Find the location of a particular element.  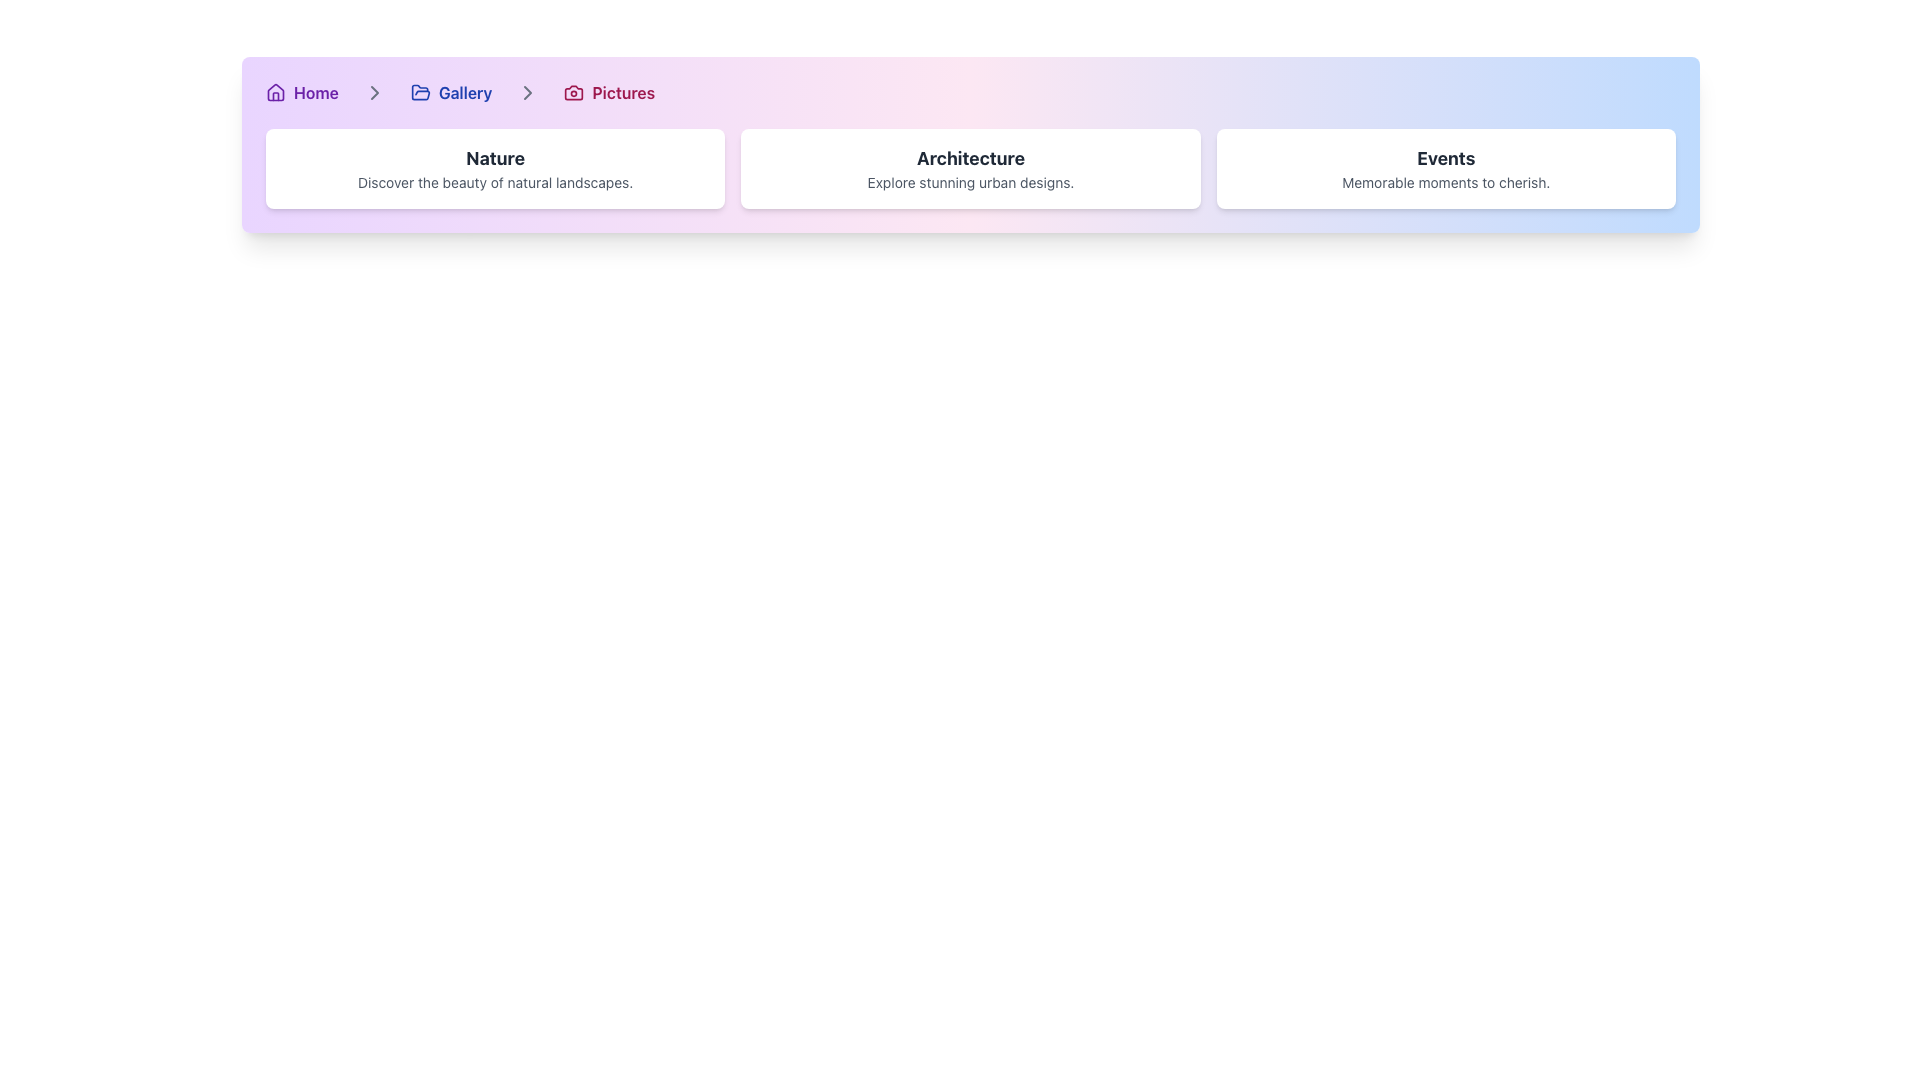

descriptive static text located below the 'Events' header in the rightmost card of the horizontally arranged series of cards is located at coordinates (1446, 182).